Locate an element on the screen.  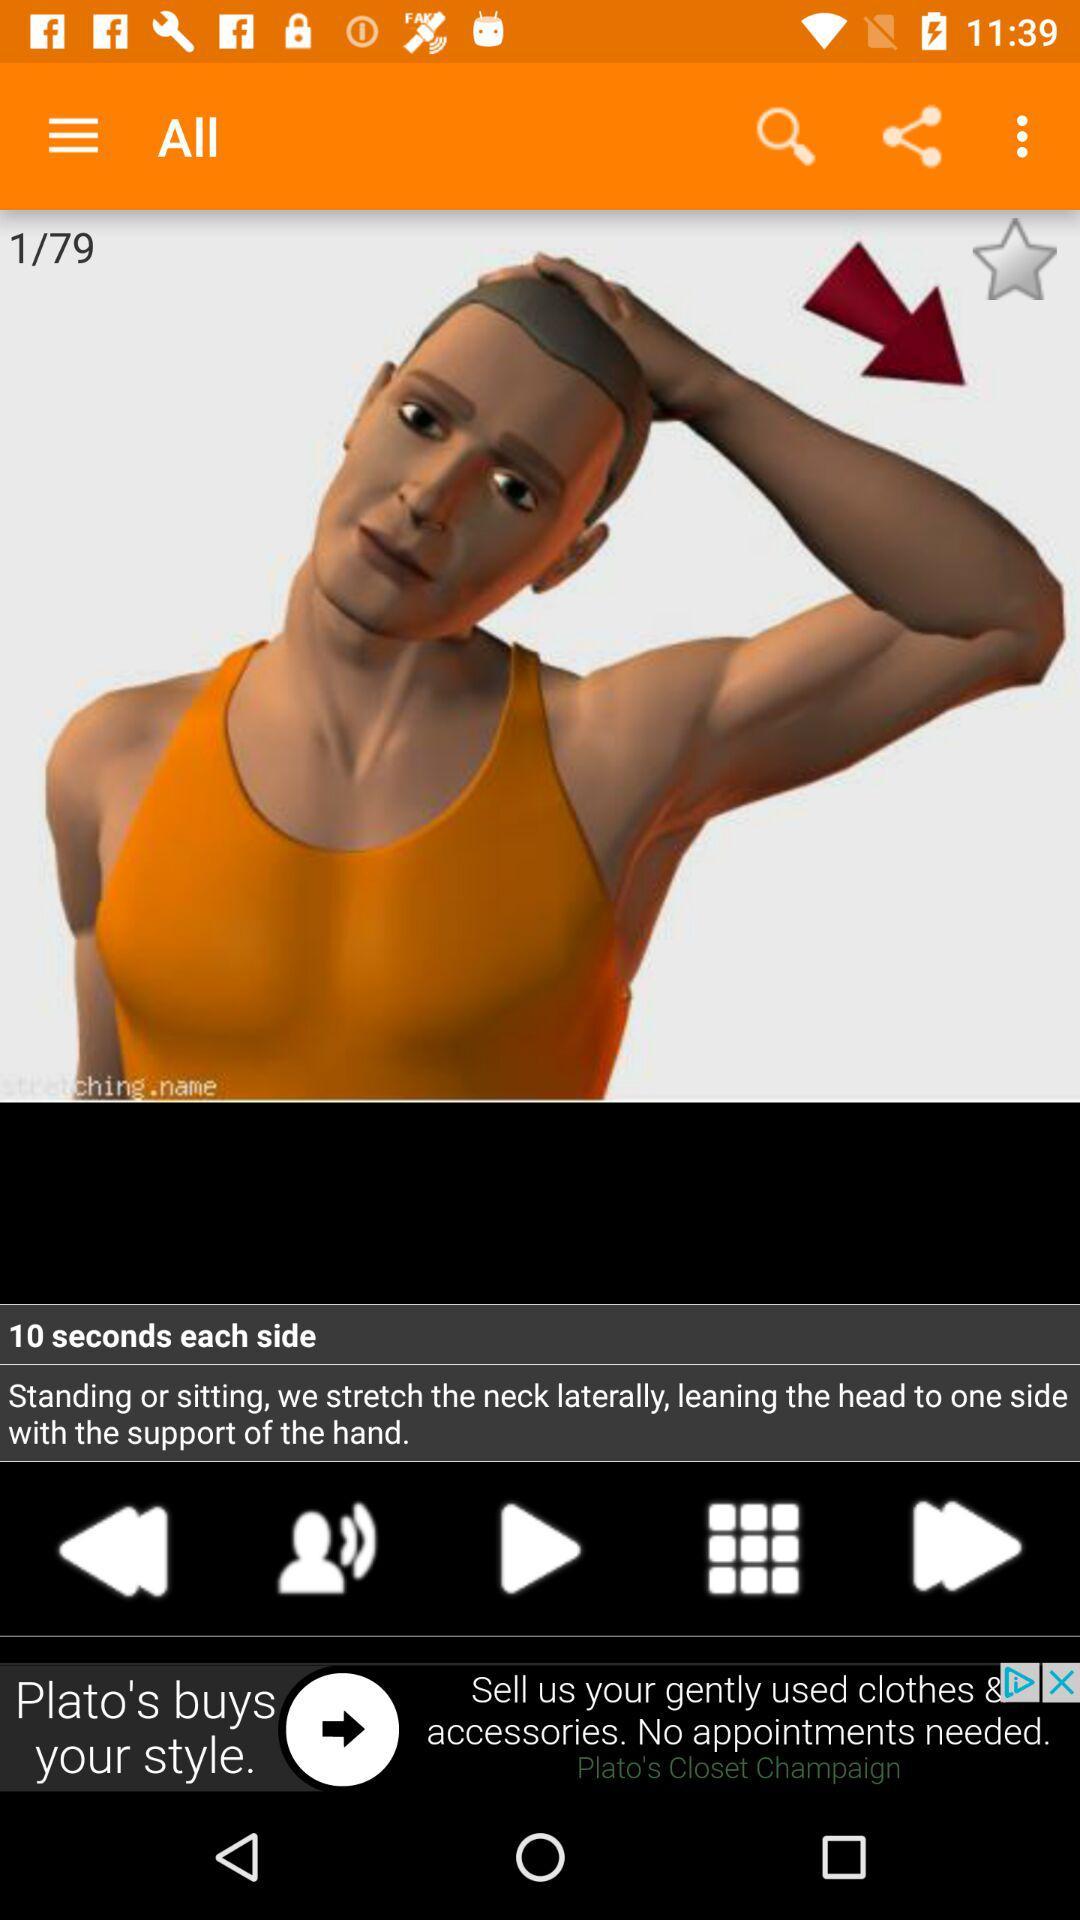
save is located at coordinates (1014, 258).